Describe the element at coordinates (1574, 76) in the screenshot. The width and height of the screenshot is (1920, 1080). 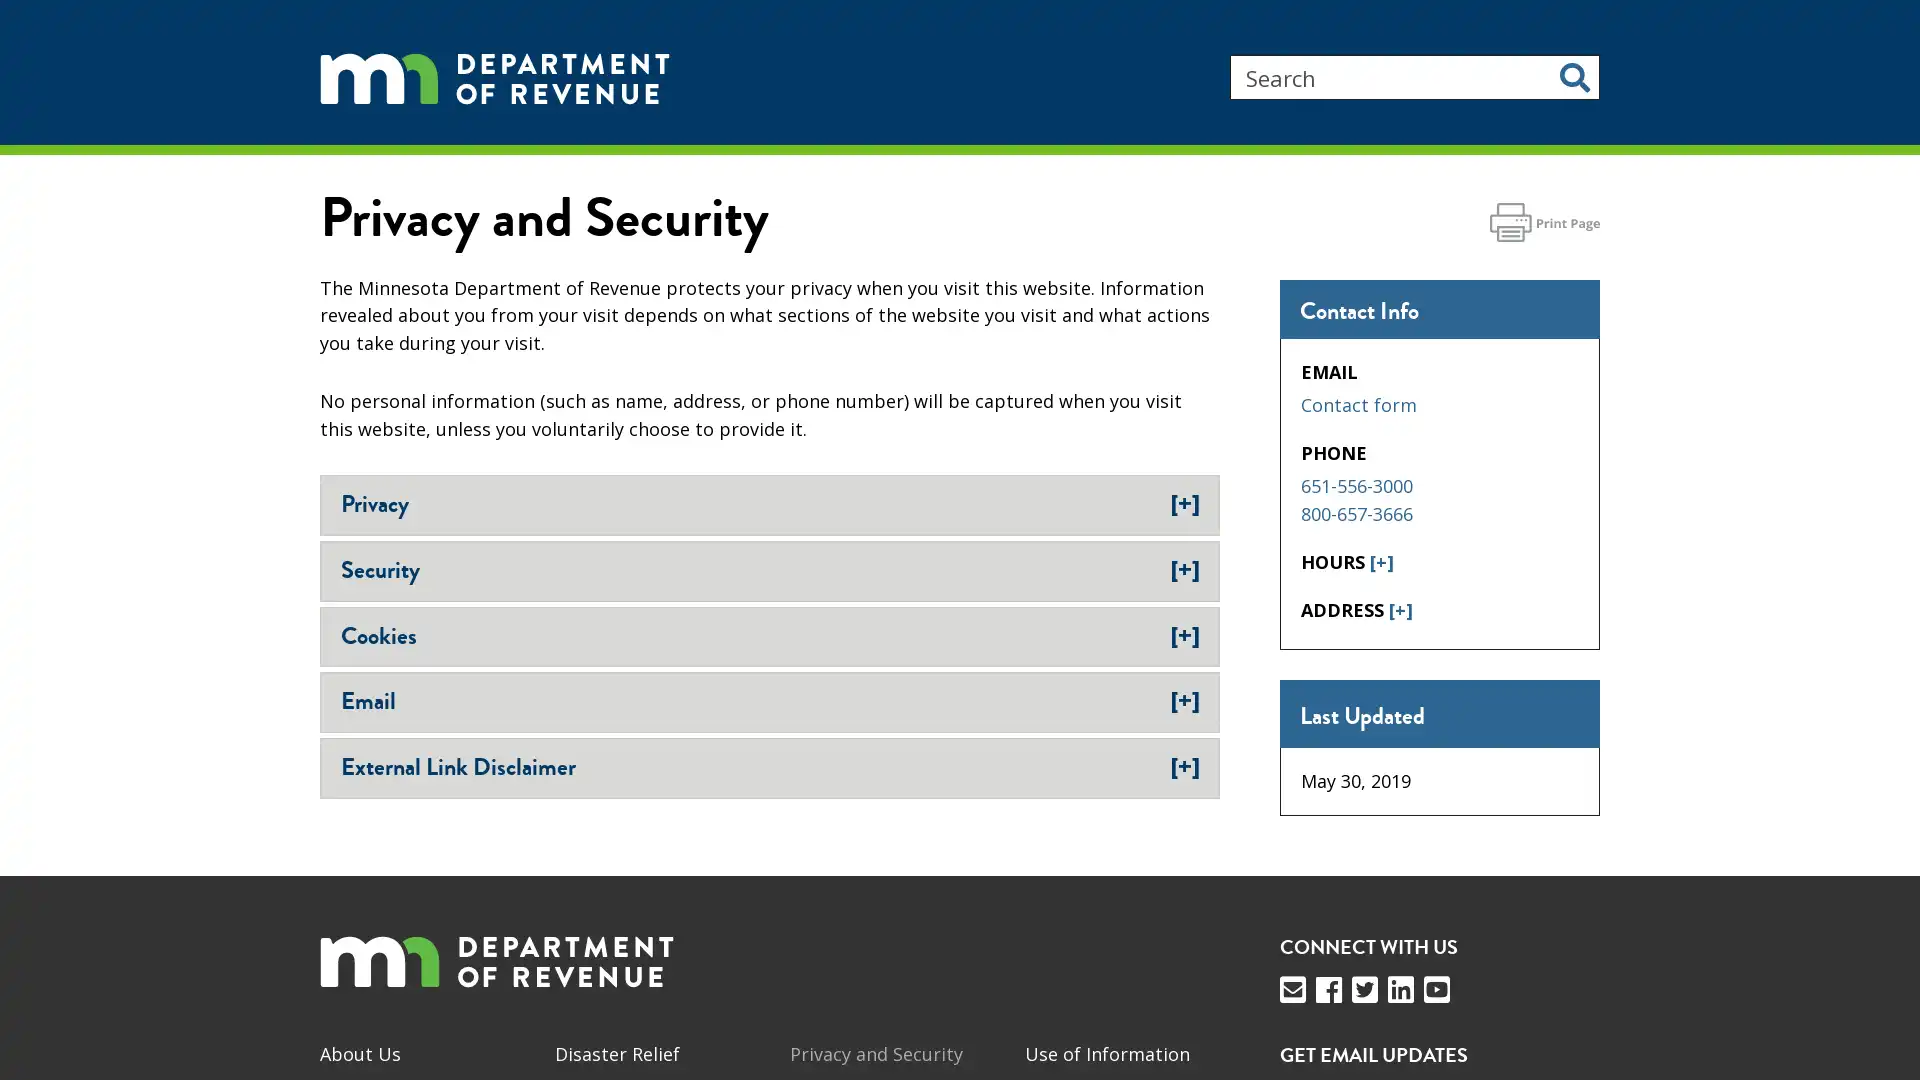
I see `Search` at that location.